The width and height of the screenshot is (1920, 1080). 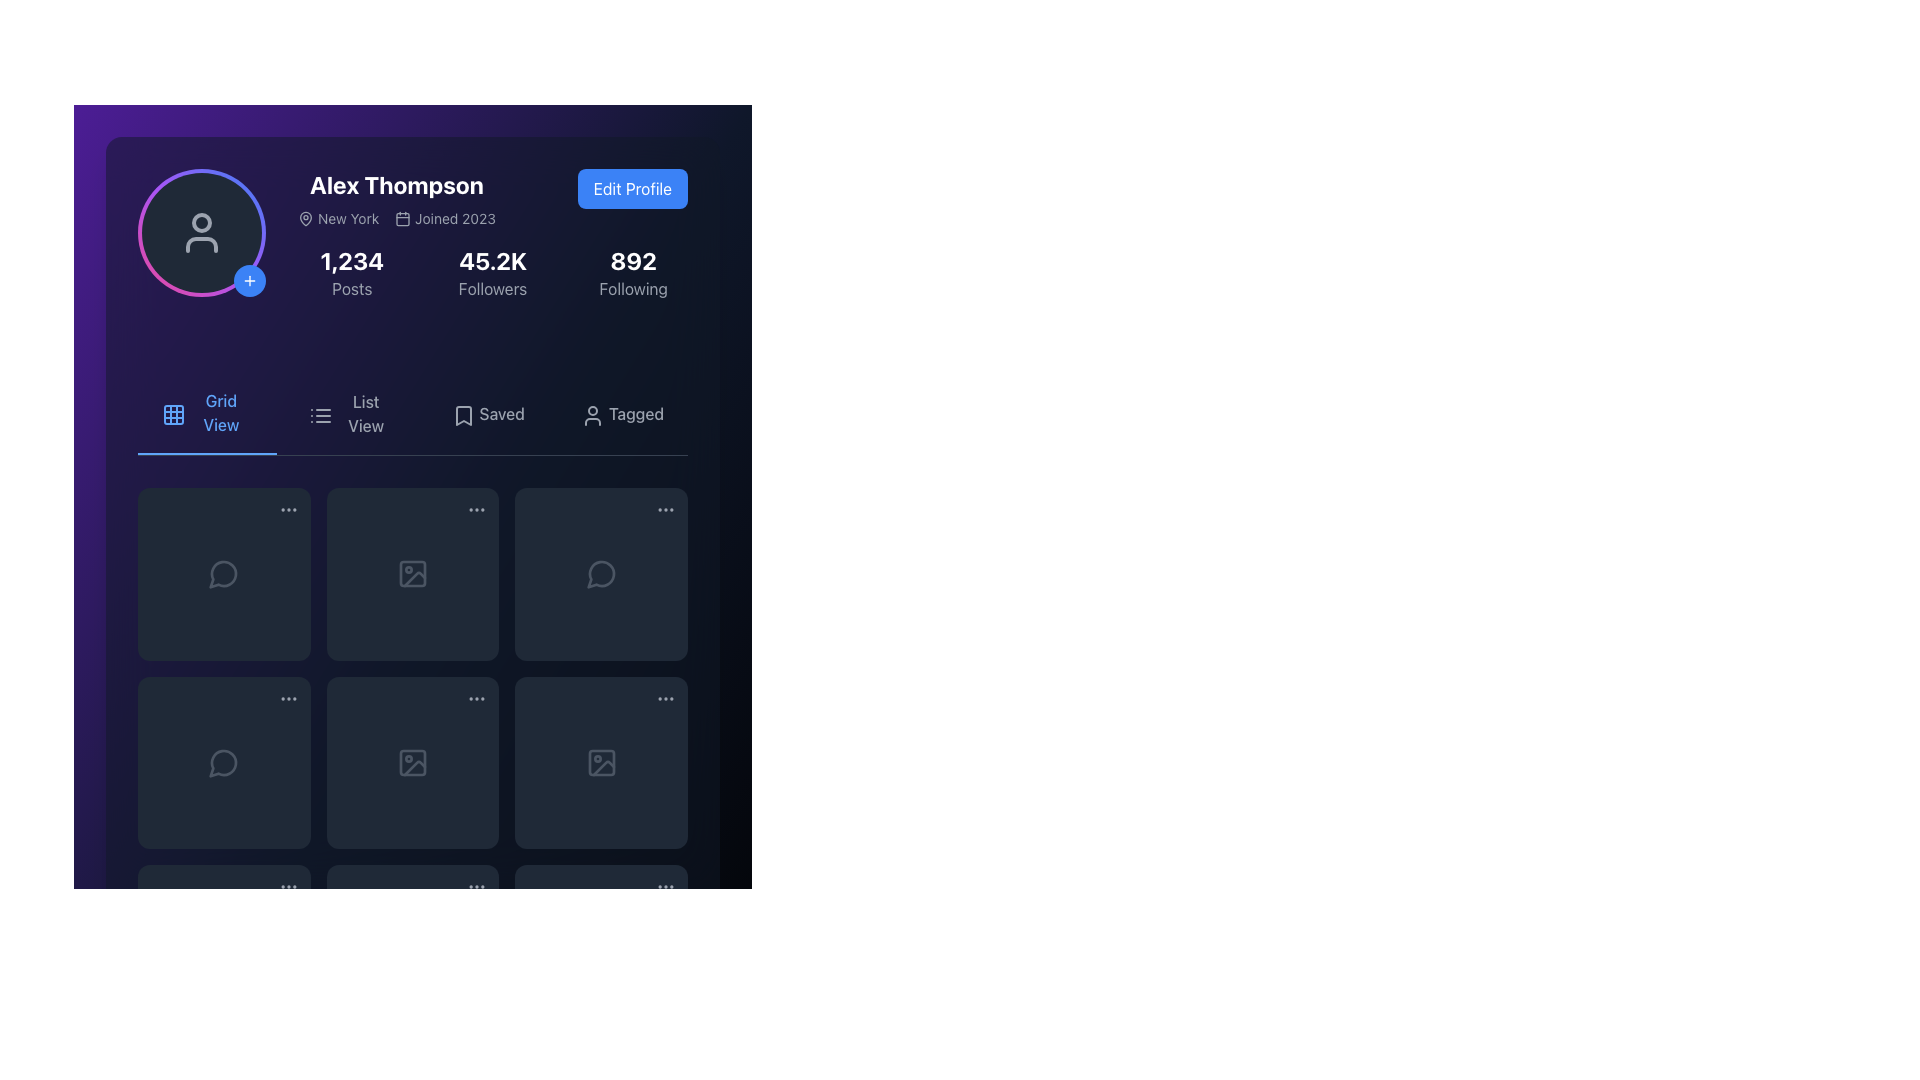 What do you see at coordinates (352, 273) in the screenshot?
I see `count of posts metric displayed as the leftmost item in the profile header's horizontal layout` at bounding box center [352, 273].